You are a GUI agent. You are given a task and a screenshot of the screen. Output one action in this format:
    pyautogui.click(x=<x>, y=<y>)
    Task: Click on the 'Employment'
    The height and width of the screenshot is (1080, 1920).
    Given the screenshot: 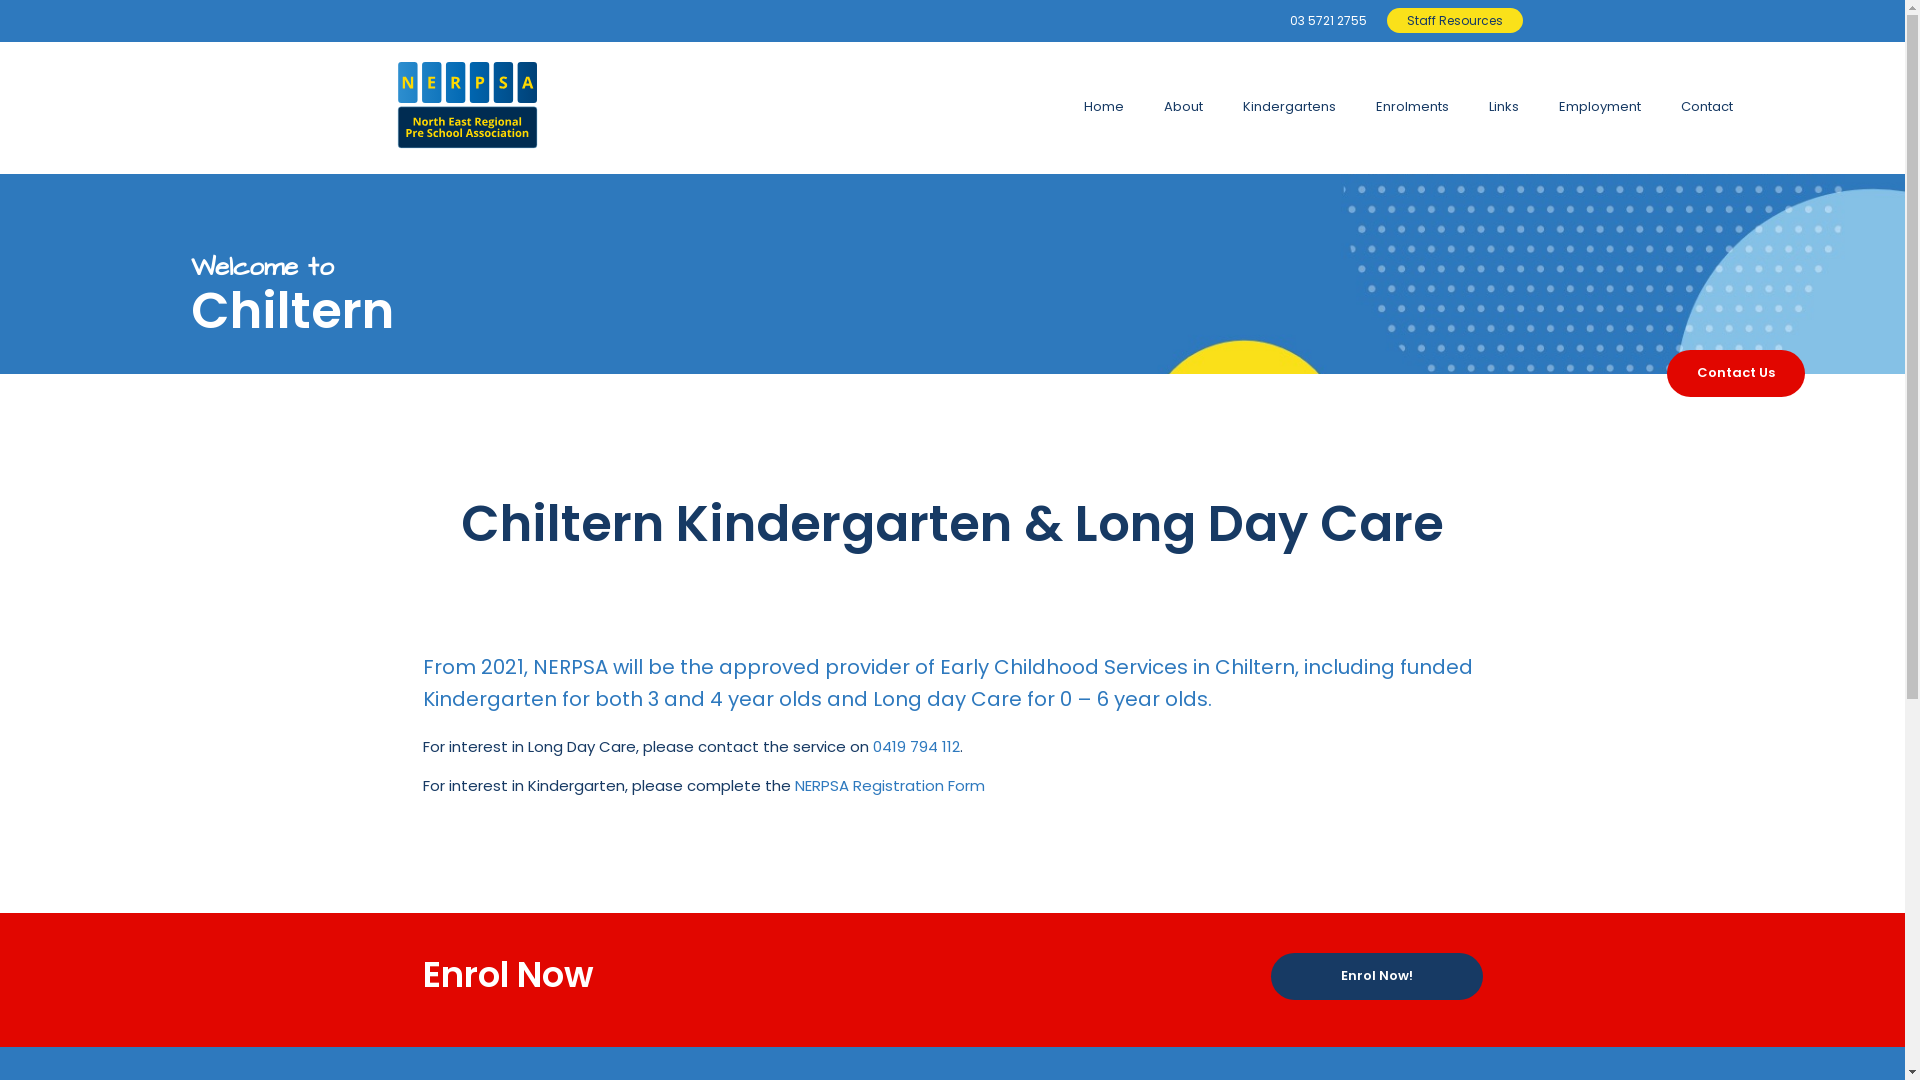 What is the action you would take?
    pyautogui.click(x=1598, y=106)
    